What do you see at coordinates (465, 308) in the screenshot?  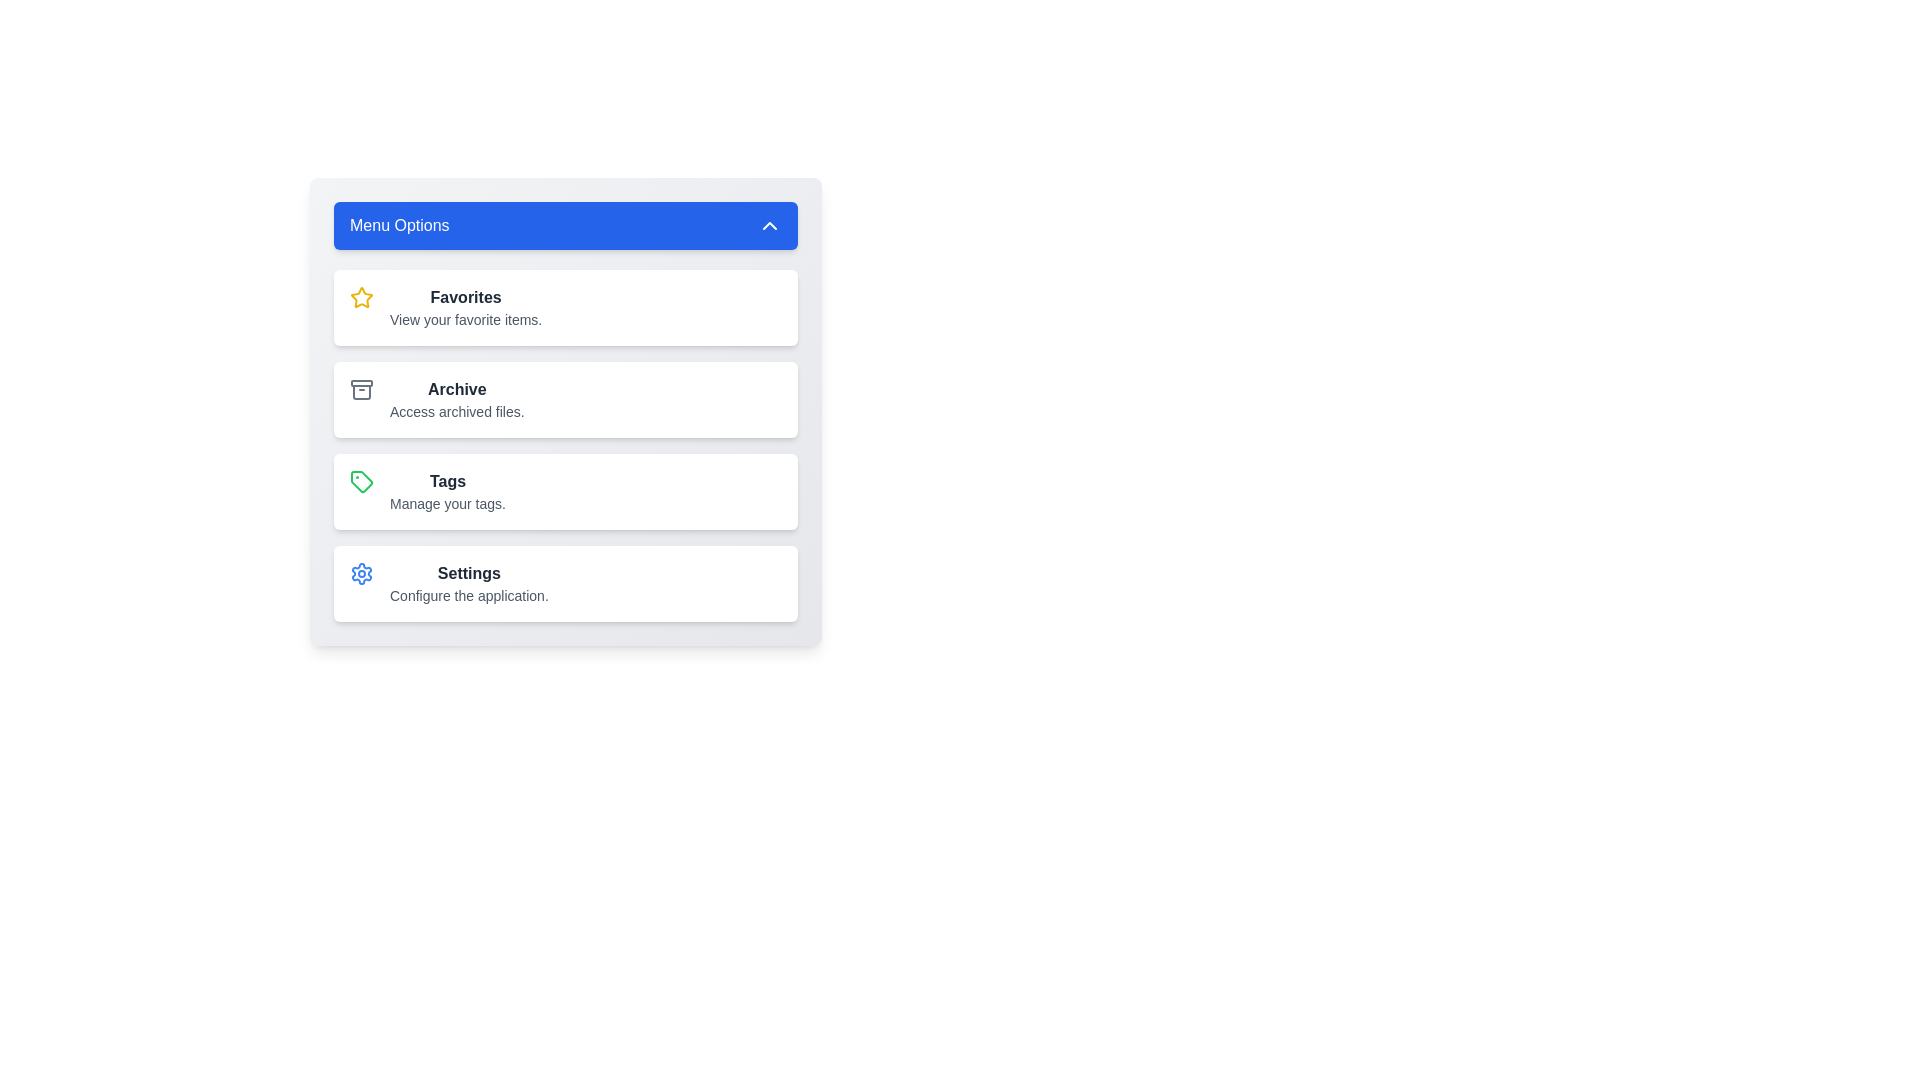 I see `the 'Favorites' text label, which is bold and dark gray, located below the 'Menu Options' header and above the 'Archive' menu item` at bounding box center [465, 308].